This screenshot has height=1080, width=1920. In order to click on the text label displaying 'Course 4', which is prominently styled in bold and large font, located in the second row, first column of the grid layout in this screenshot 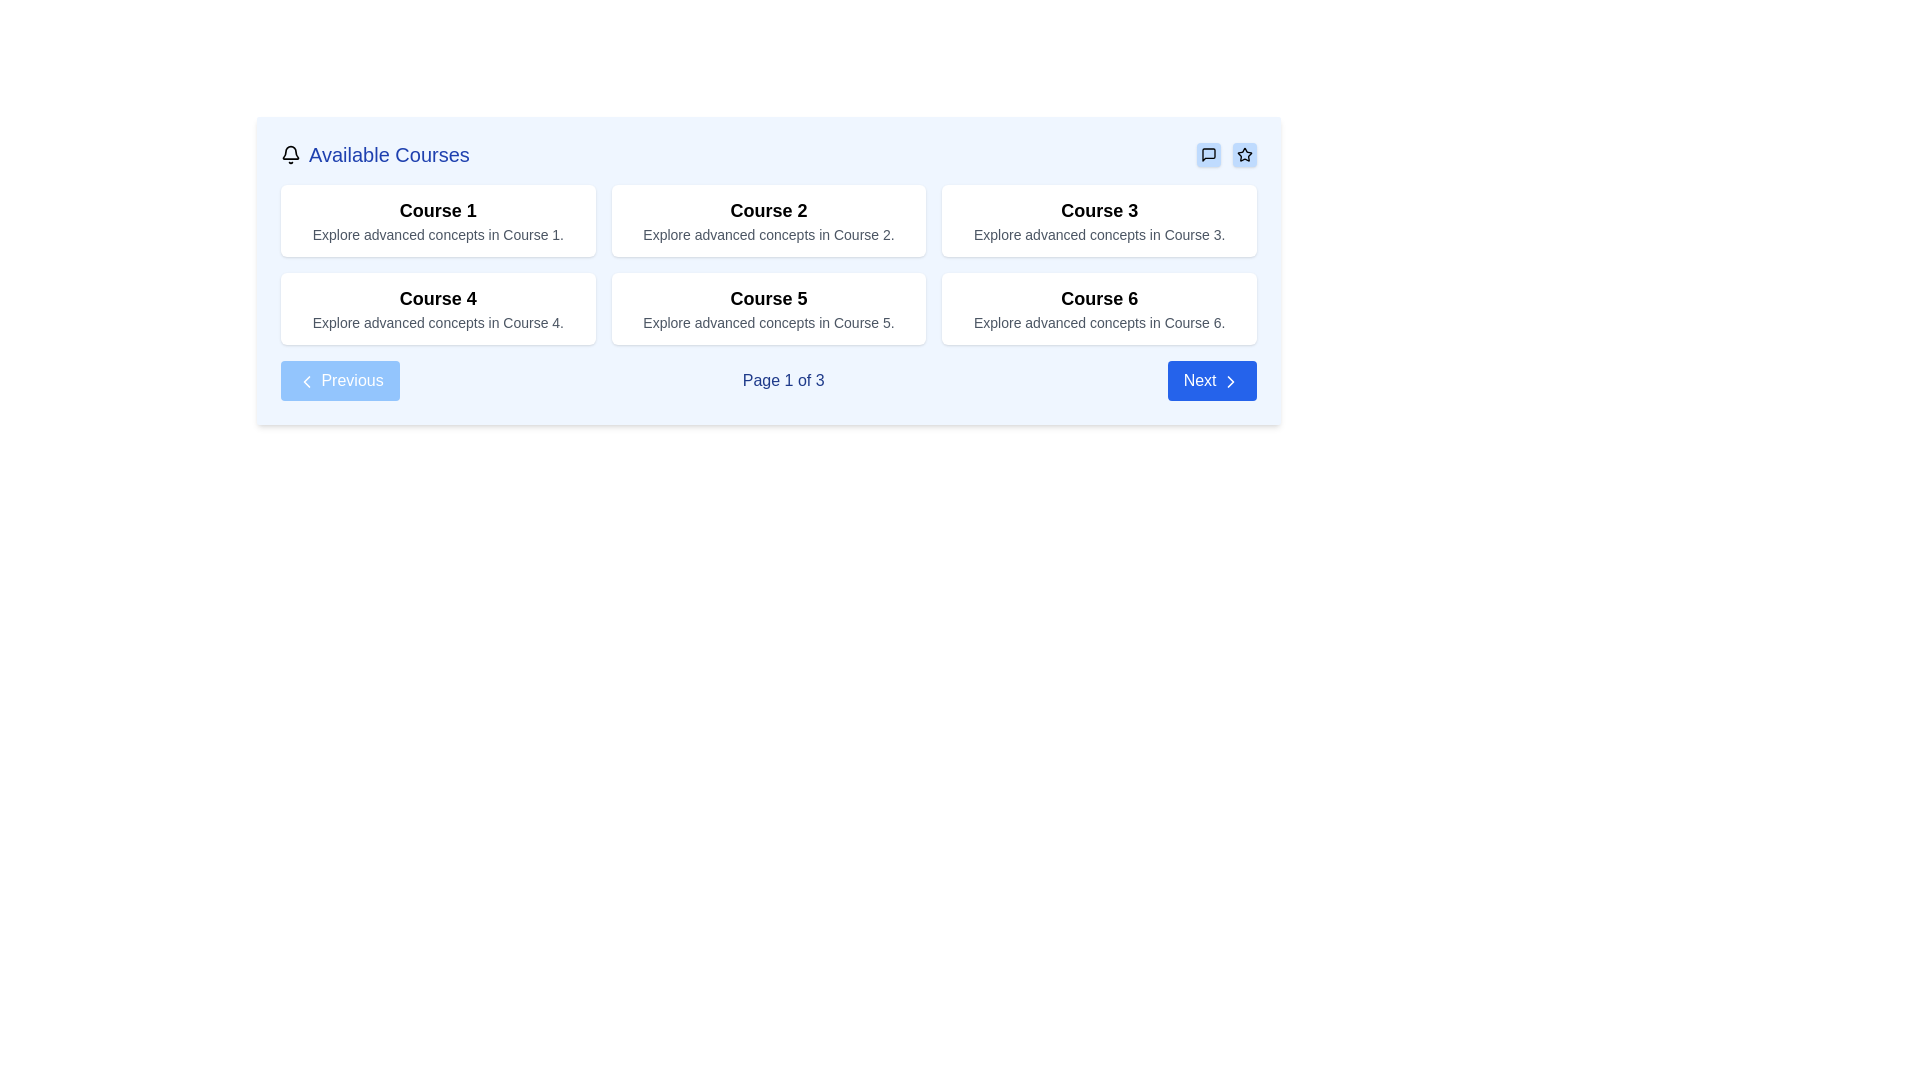, I will do `click(437, 299)`.